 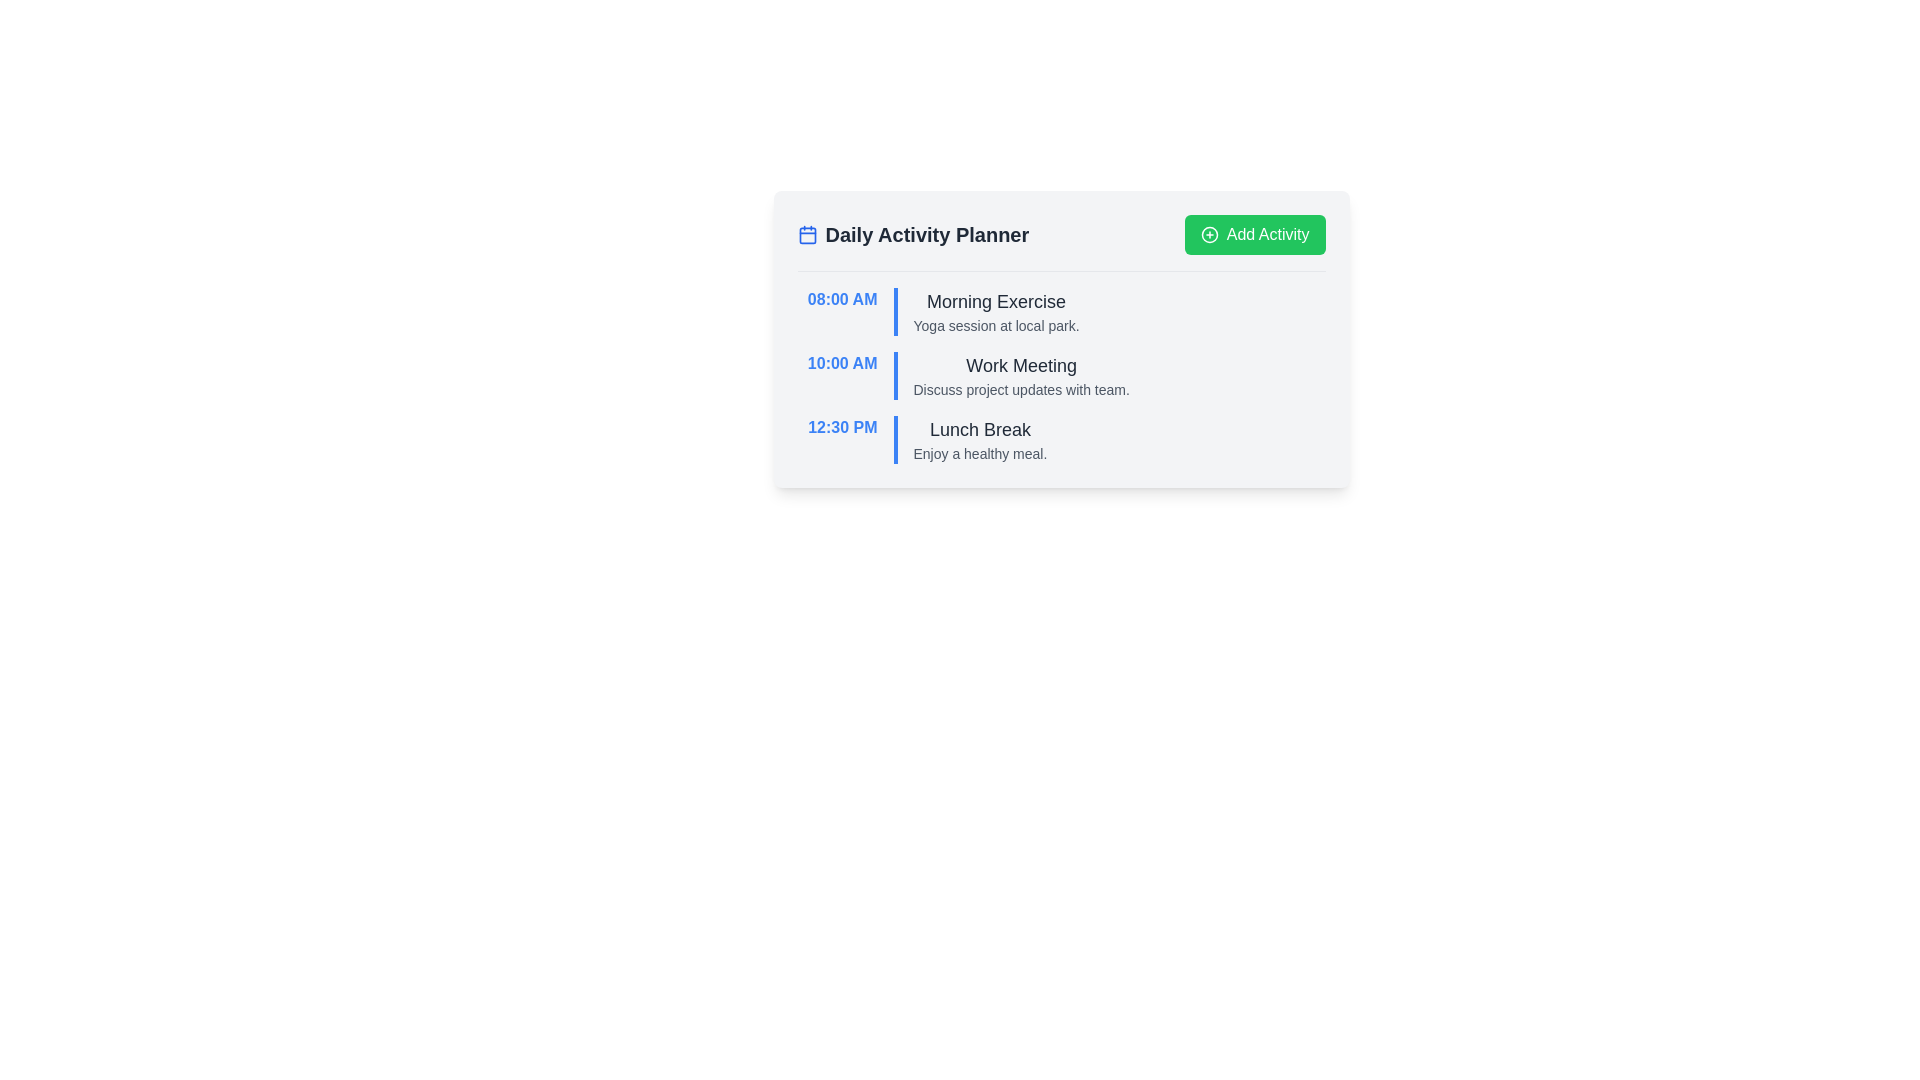 I want to click on textual information from the Event Entry element displaying '08:00 AM' and 'Morning Exercise' in the daily planner interface, so click(x=1060, y=312).